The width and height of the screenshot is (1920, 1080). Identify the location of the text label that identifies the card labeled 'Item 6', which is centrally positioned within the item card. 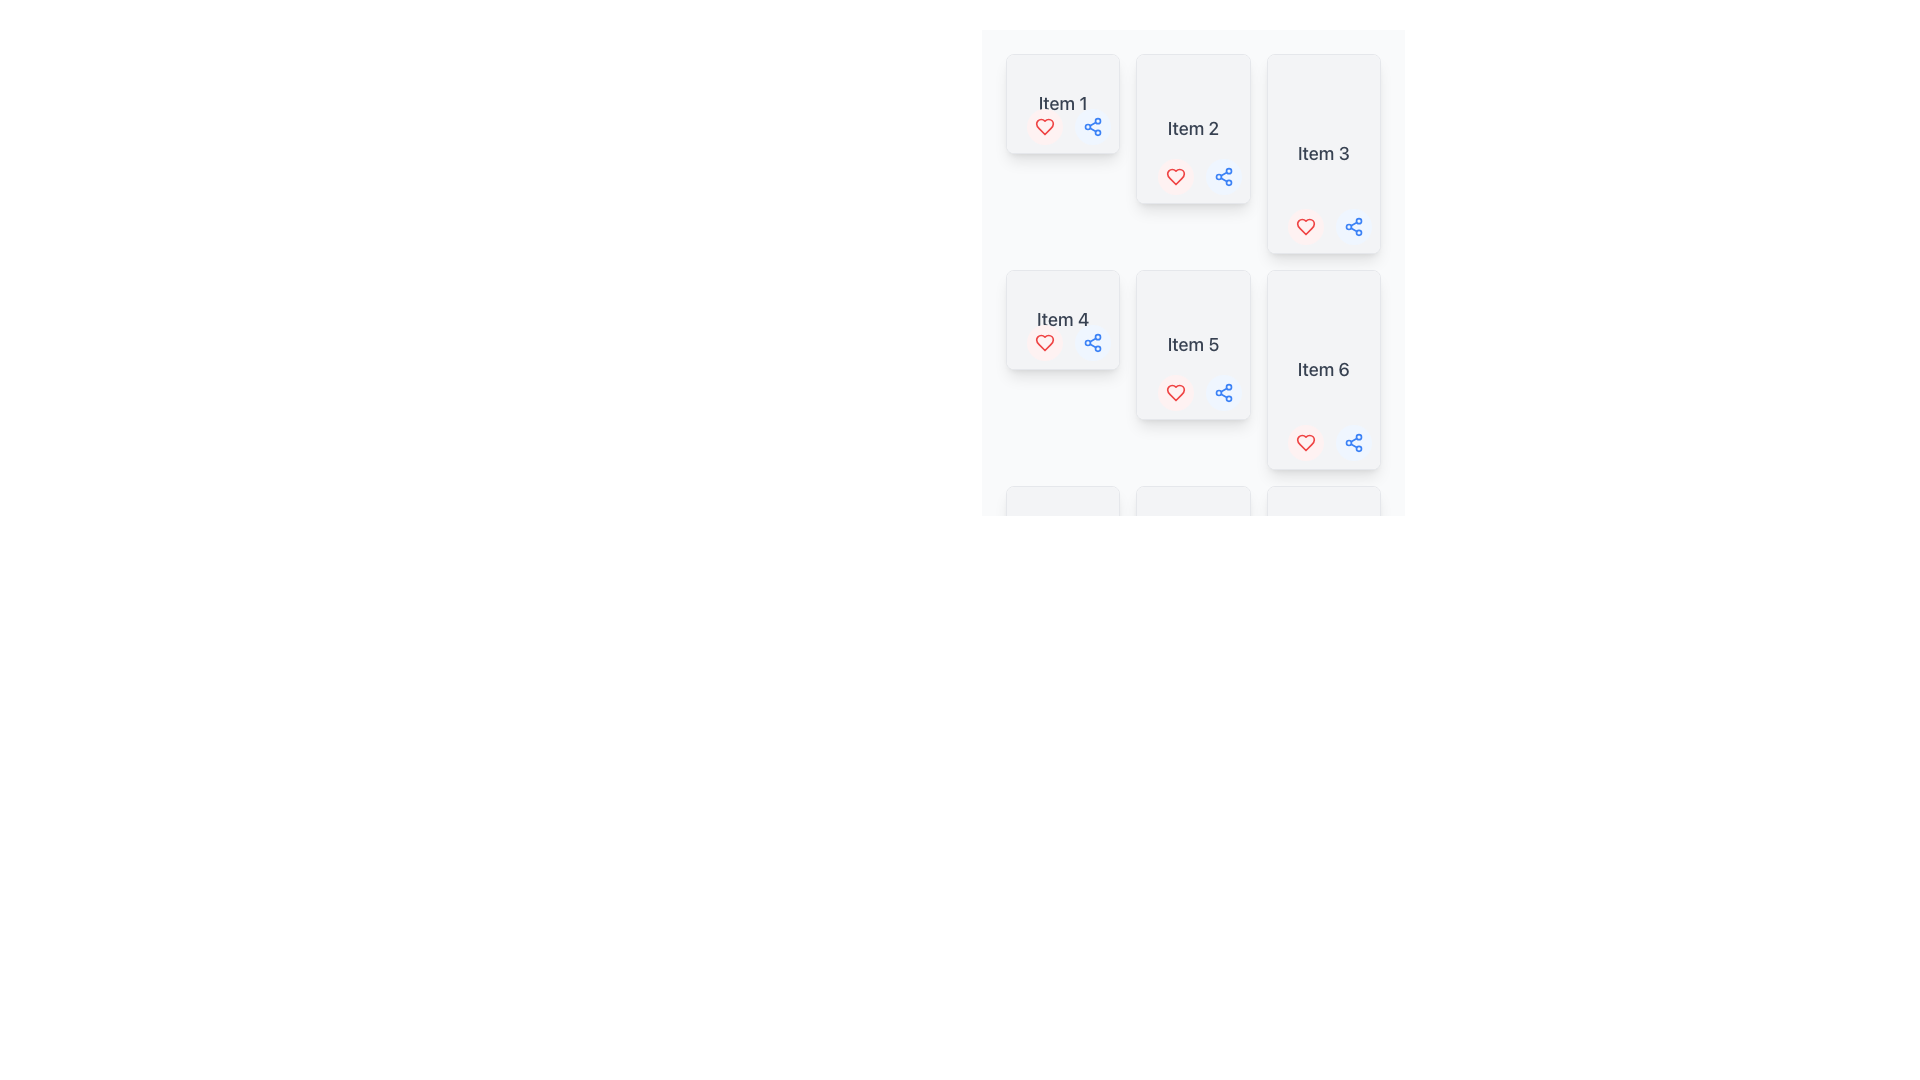
(1323, 370).